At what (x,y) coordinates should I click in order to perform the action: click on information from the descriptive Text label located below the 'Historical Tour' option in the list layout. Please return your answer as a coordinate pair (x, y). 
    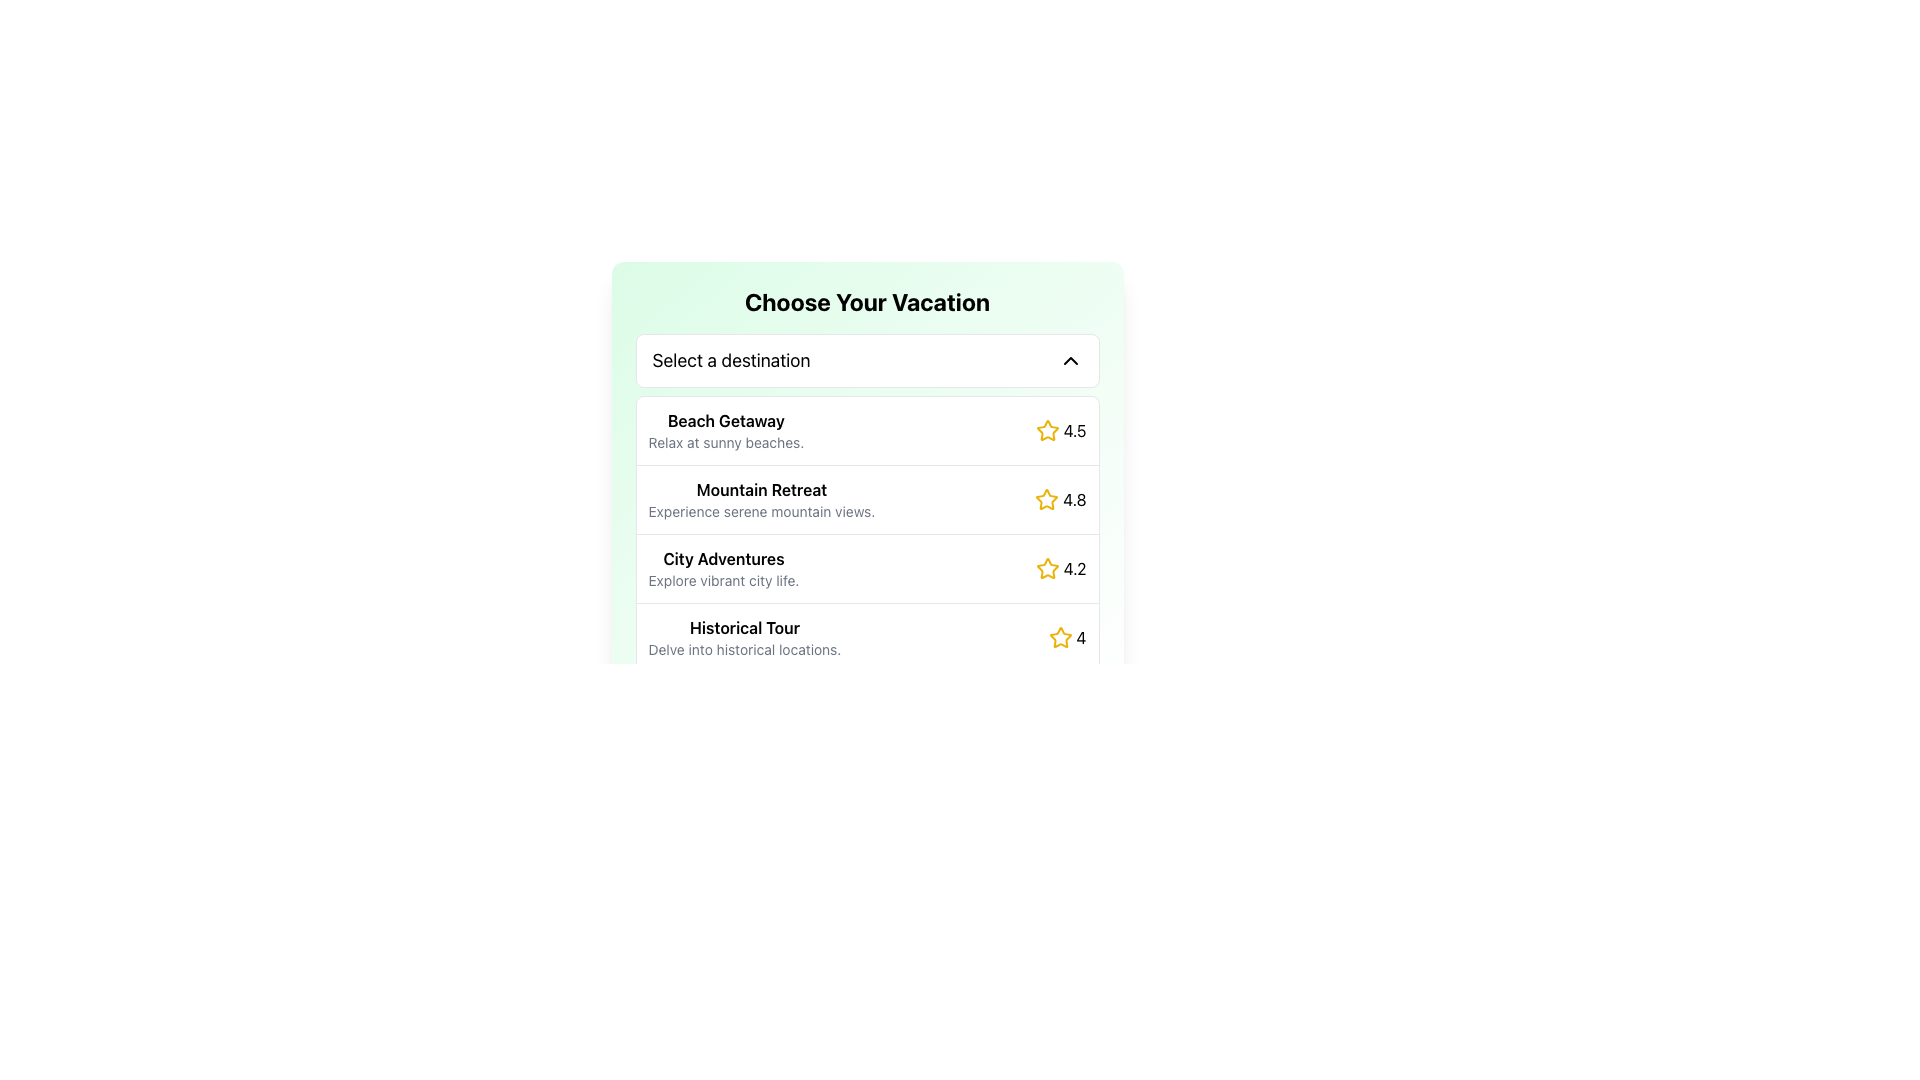
    Looking at the image, I should click on (743, 650).